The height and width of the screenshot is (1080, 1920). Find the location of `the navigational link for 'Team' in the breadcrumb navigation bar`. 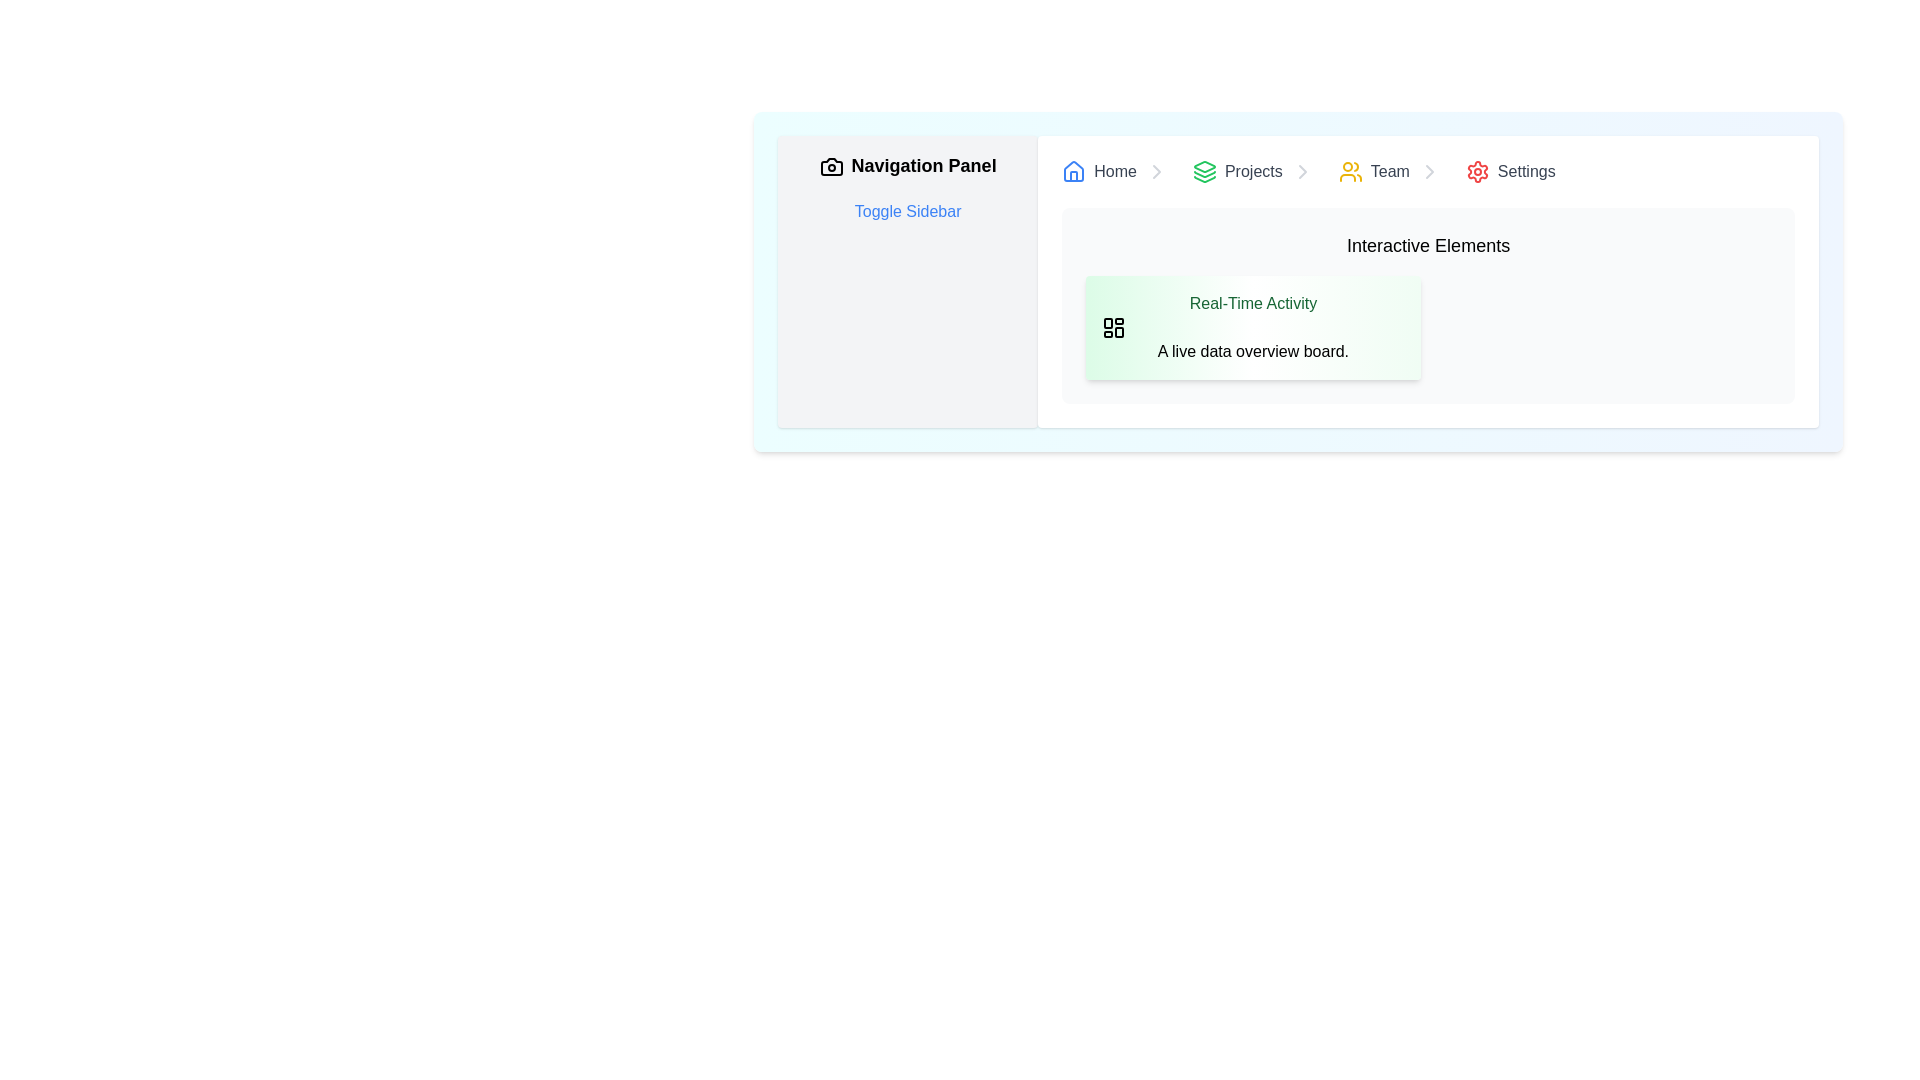

the navigational link for 'Team' in the breadcrumb navigation bar is located at coordinates (1393, 171).